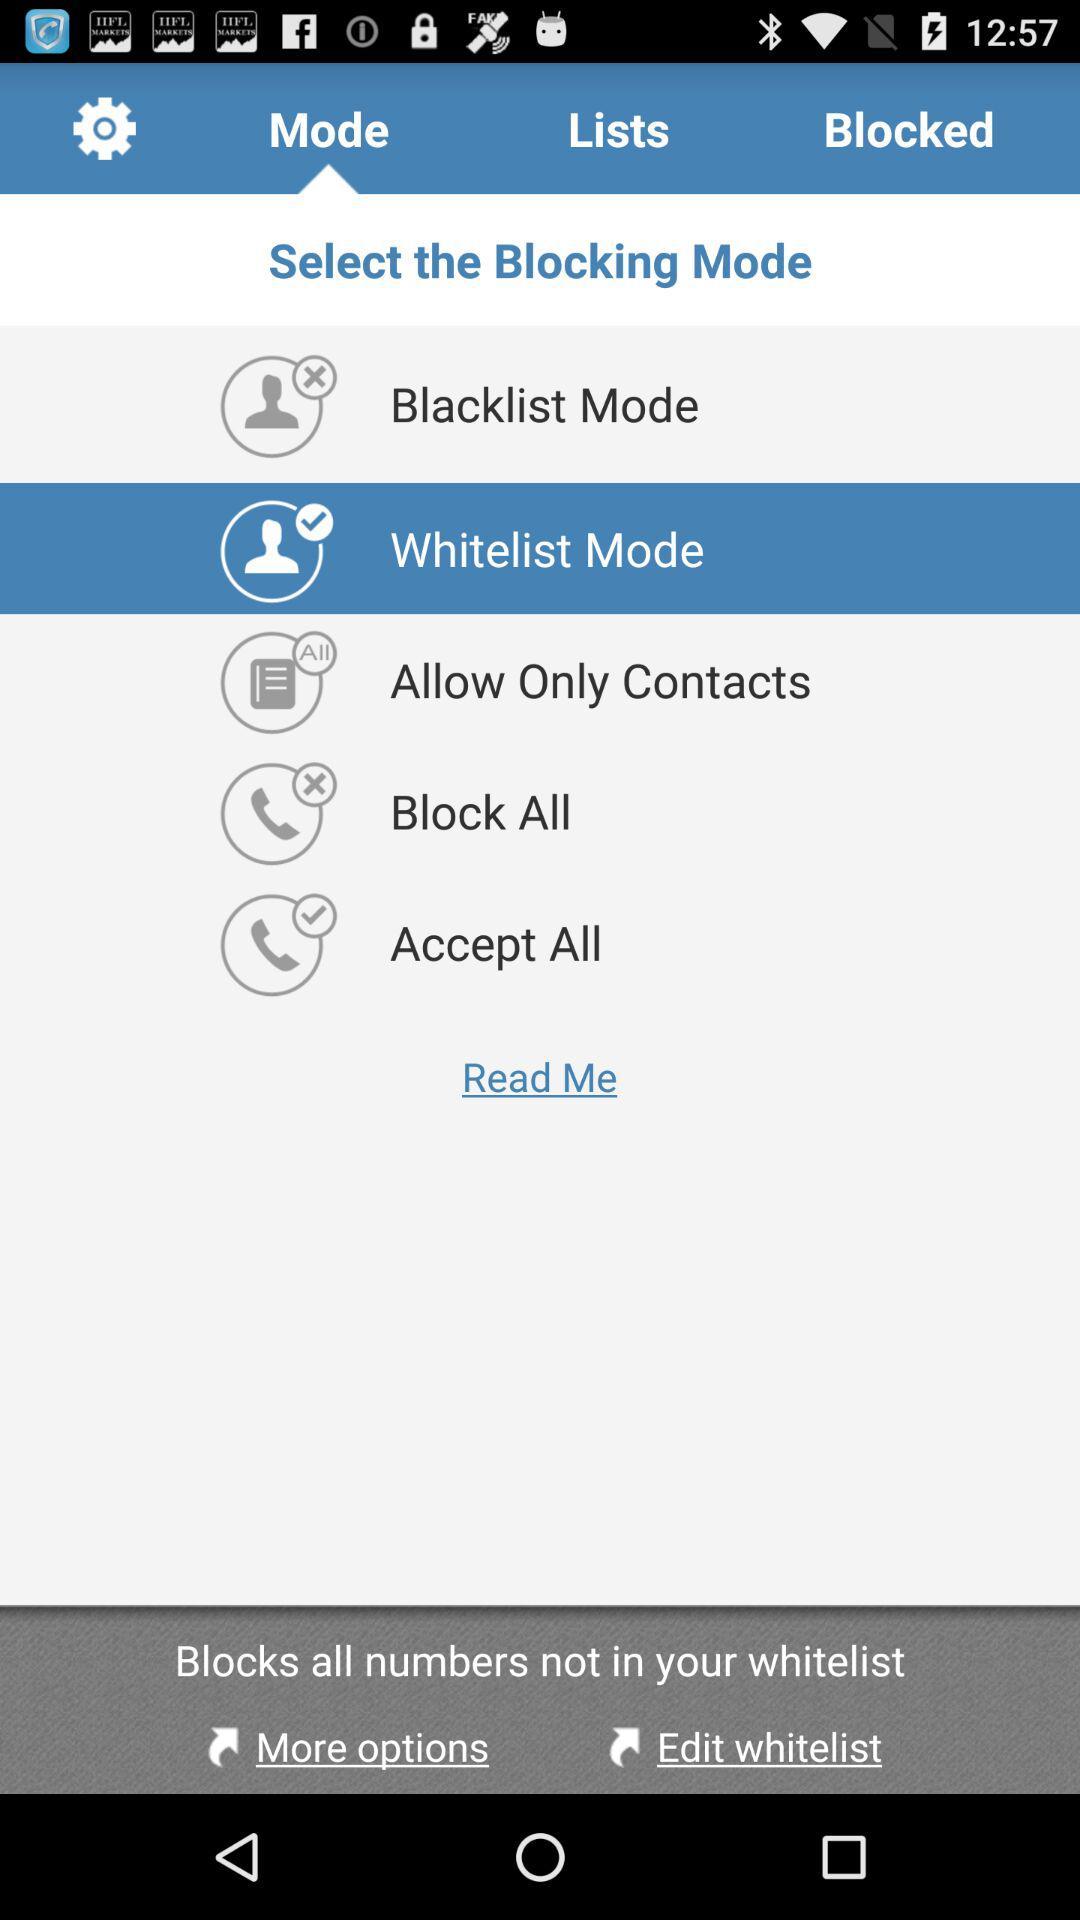 The image size is (1080, 1920). I want to click on the lists icon, so click(618, 127).